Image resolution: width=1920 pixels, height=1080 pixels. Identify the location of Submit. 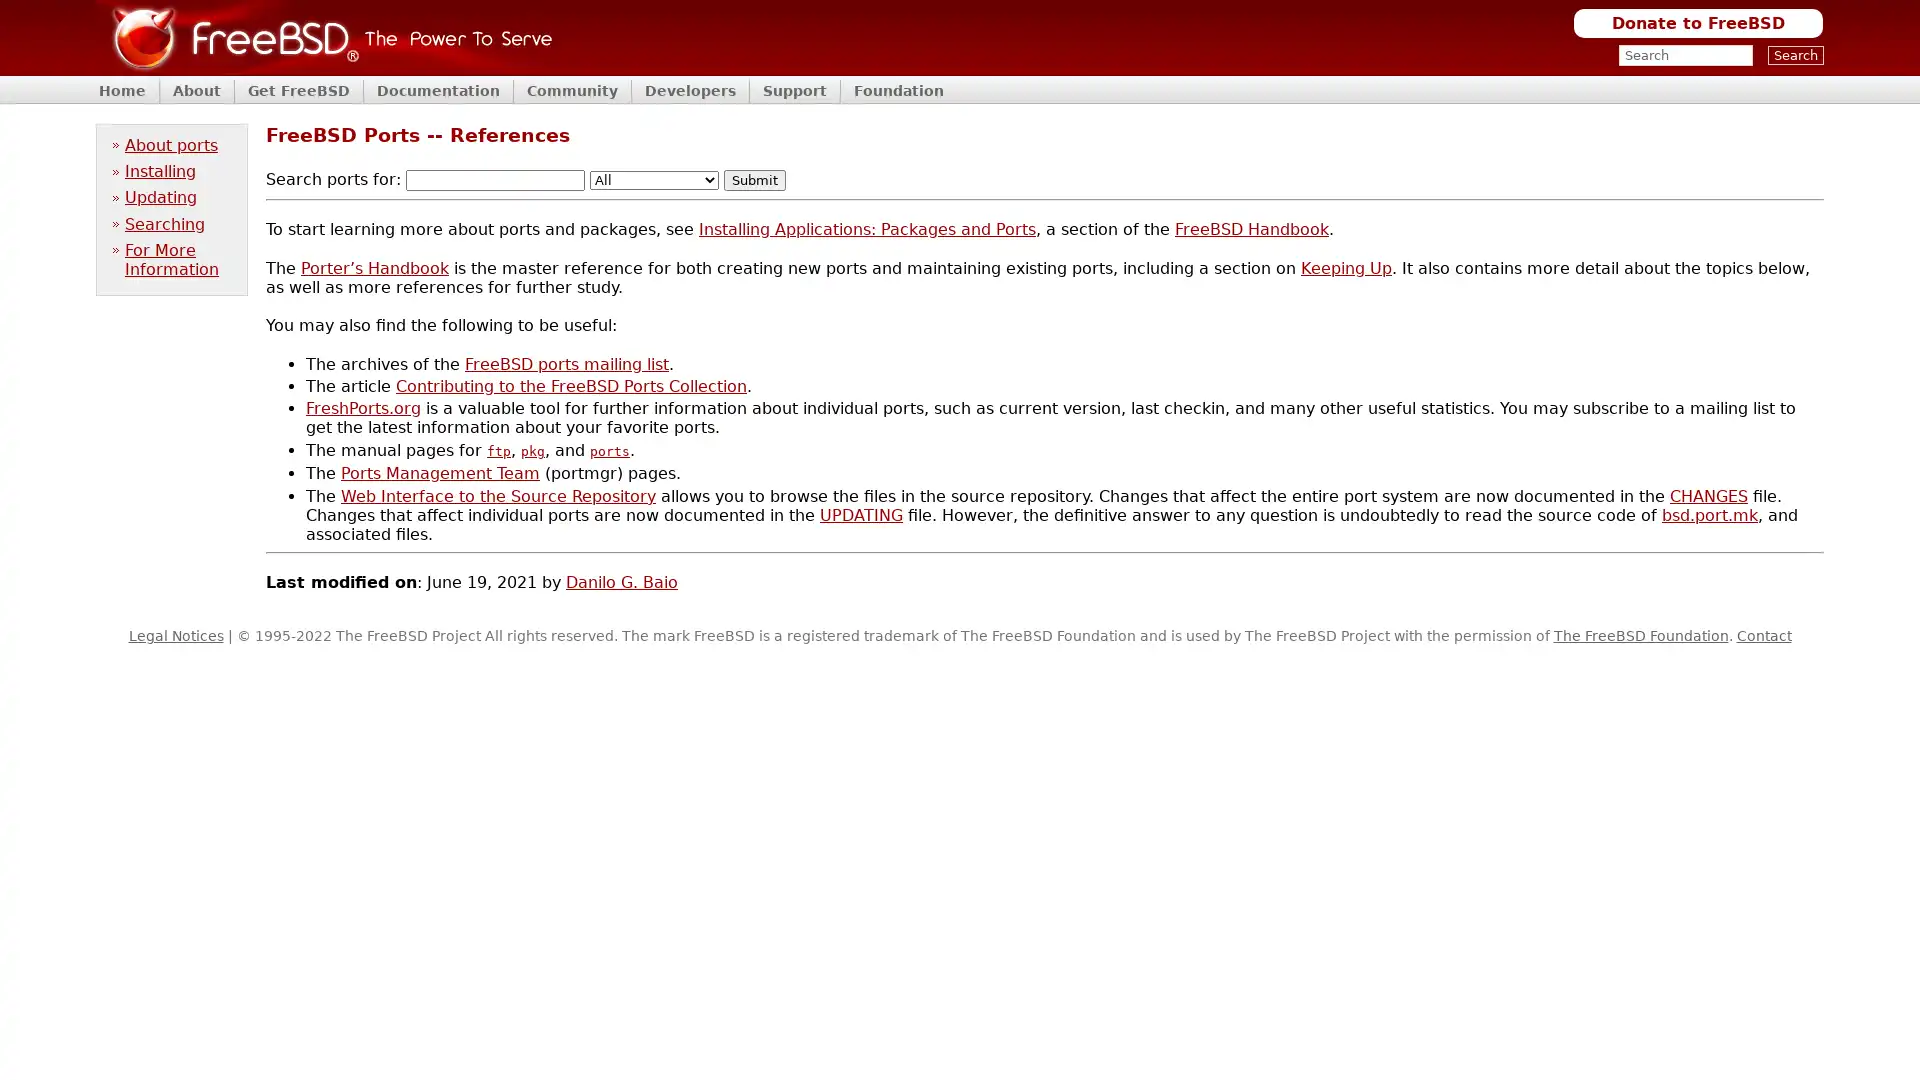
(753, 180).